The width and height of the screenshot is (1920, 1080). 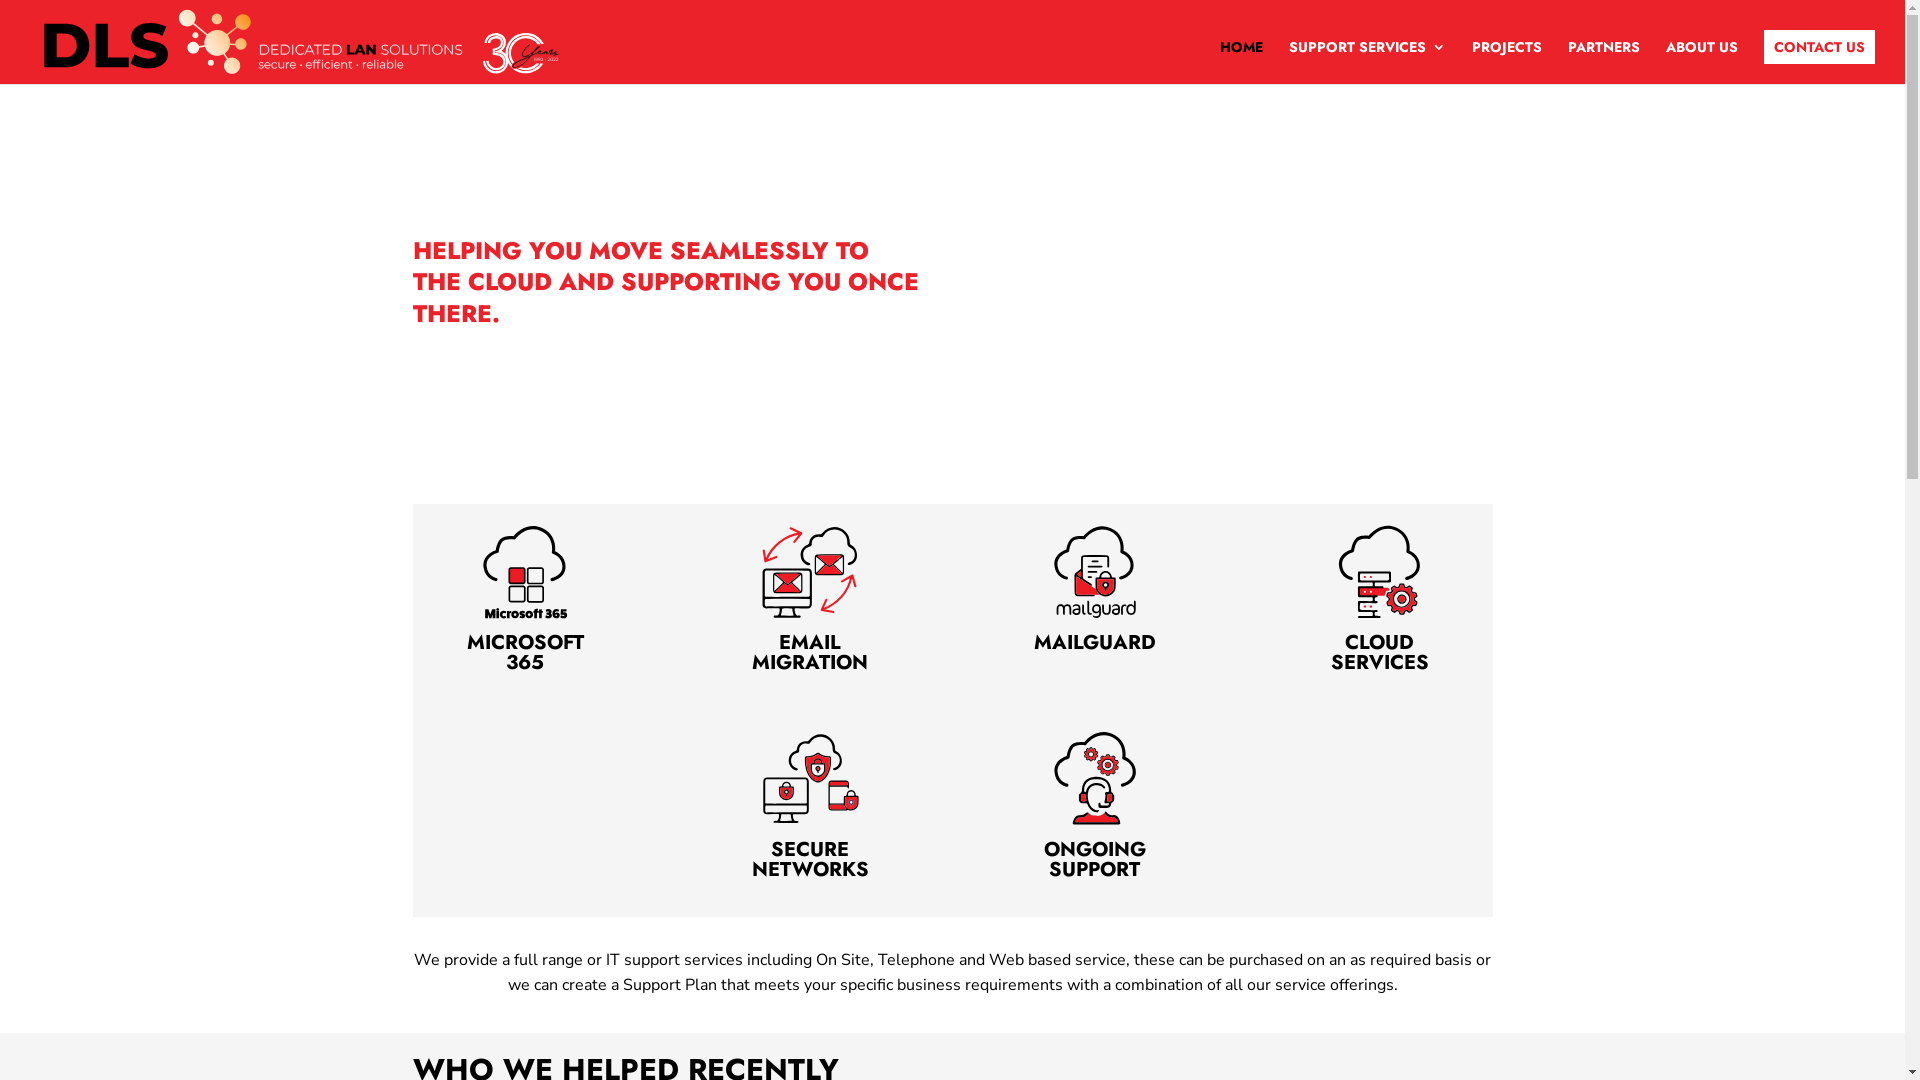 I want to click on 'HOME', so click(x=1240, y=60).